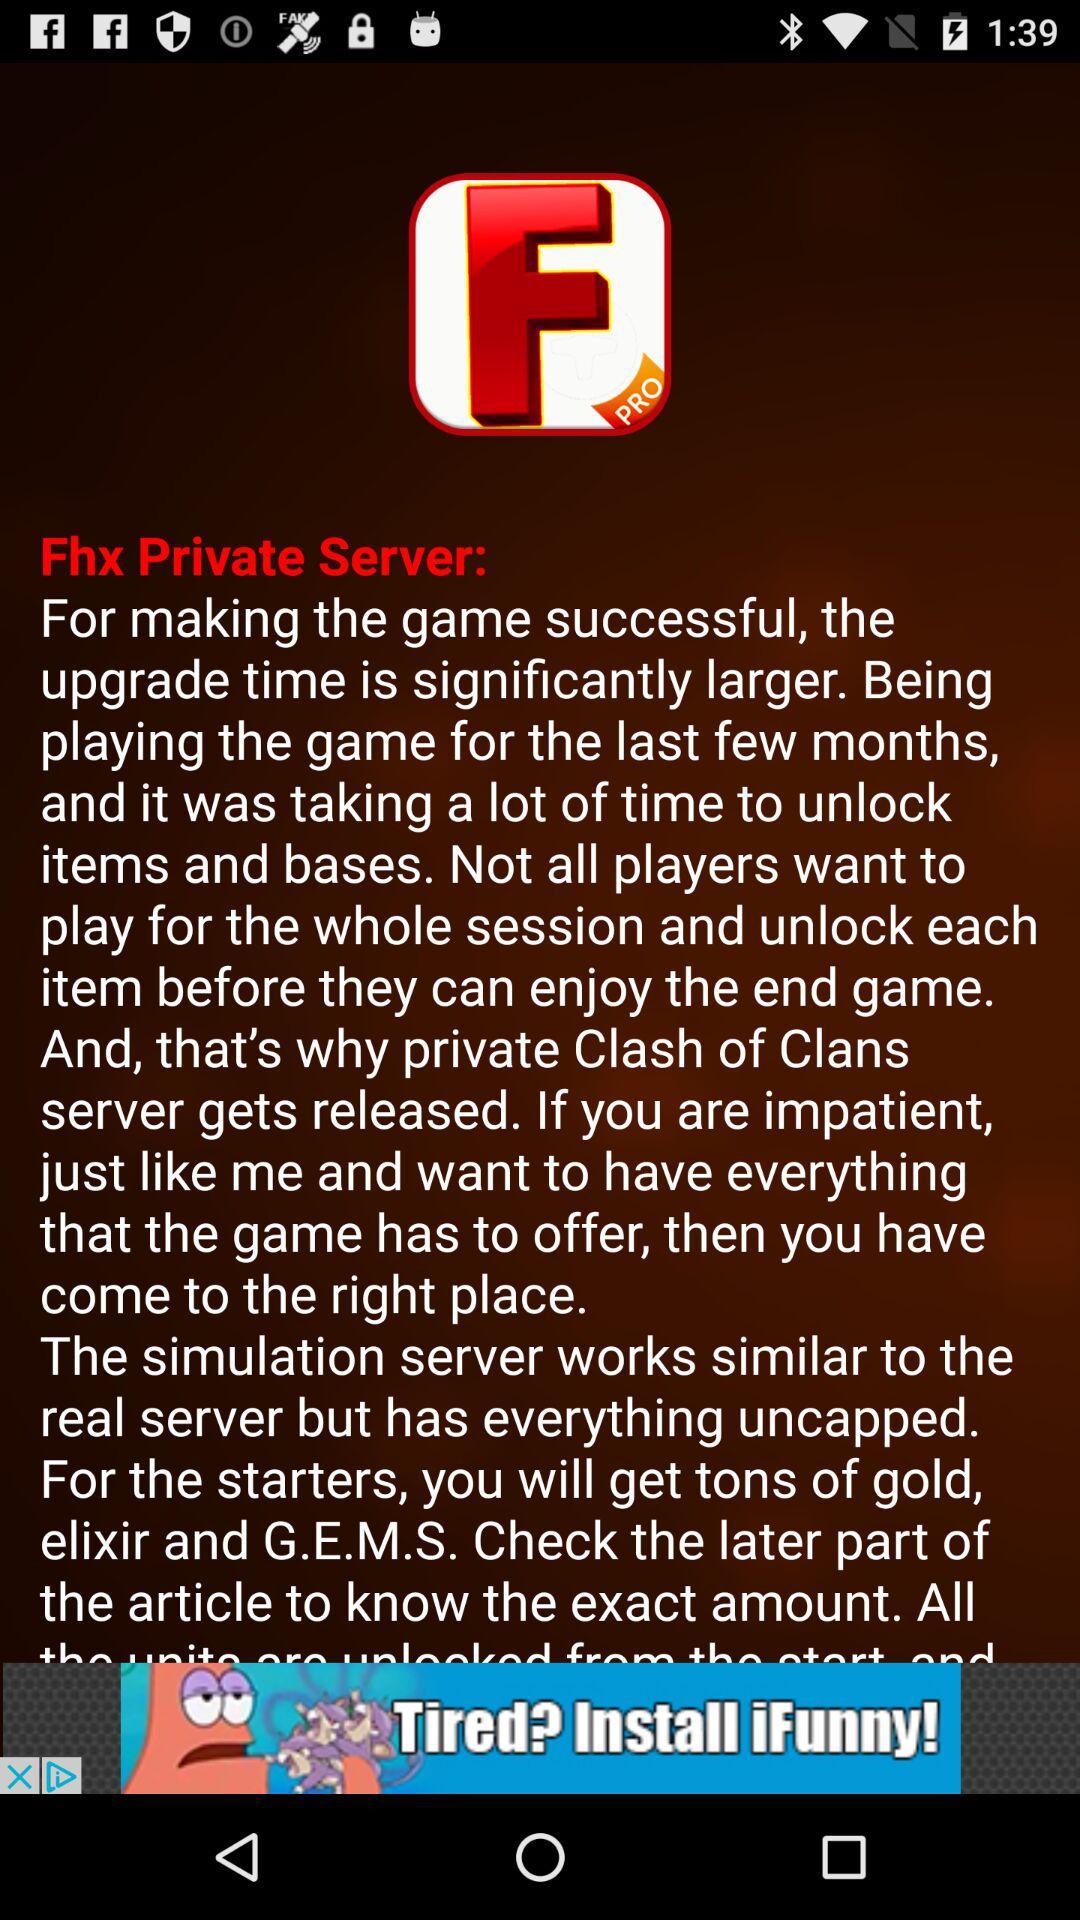 Image resolution: width=1080 pixels, height=1920 pixels. Describe the element at coordinates (540, 1727) in the screenshot. I see `advertising` at that location.